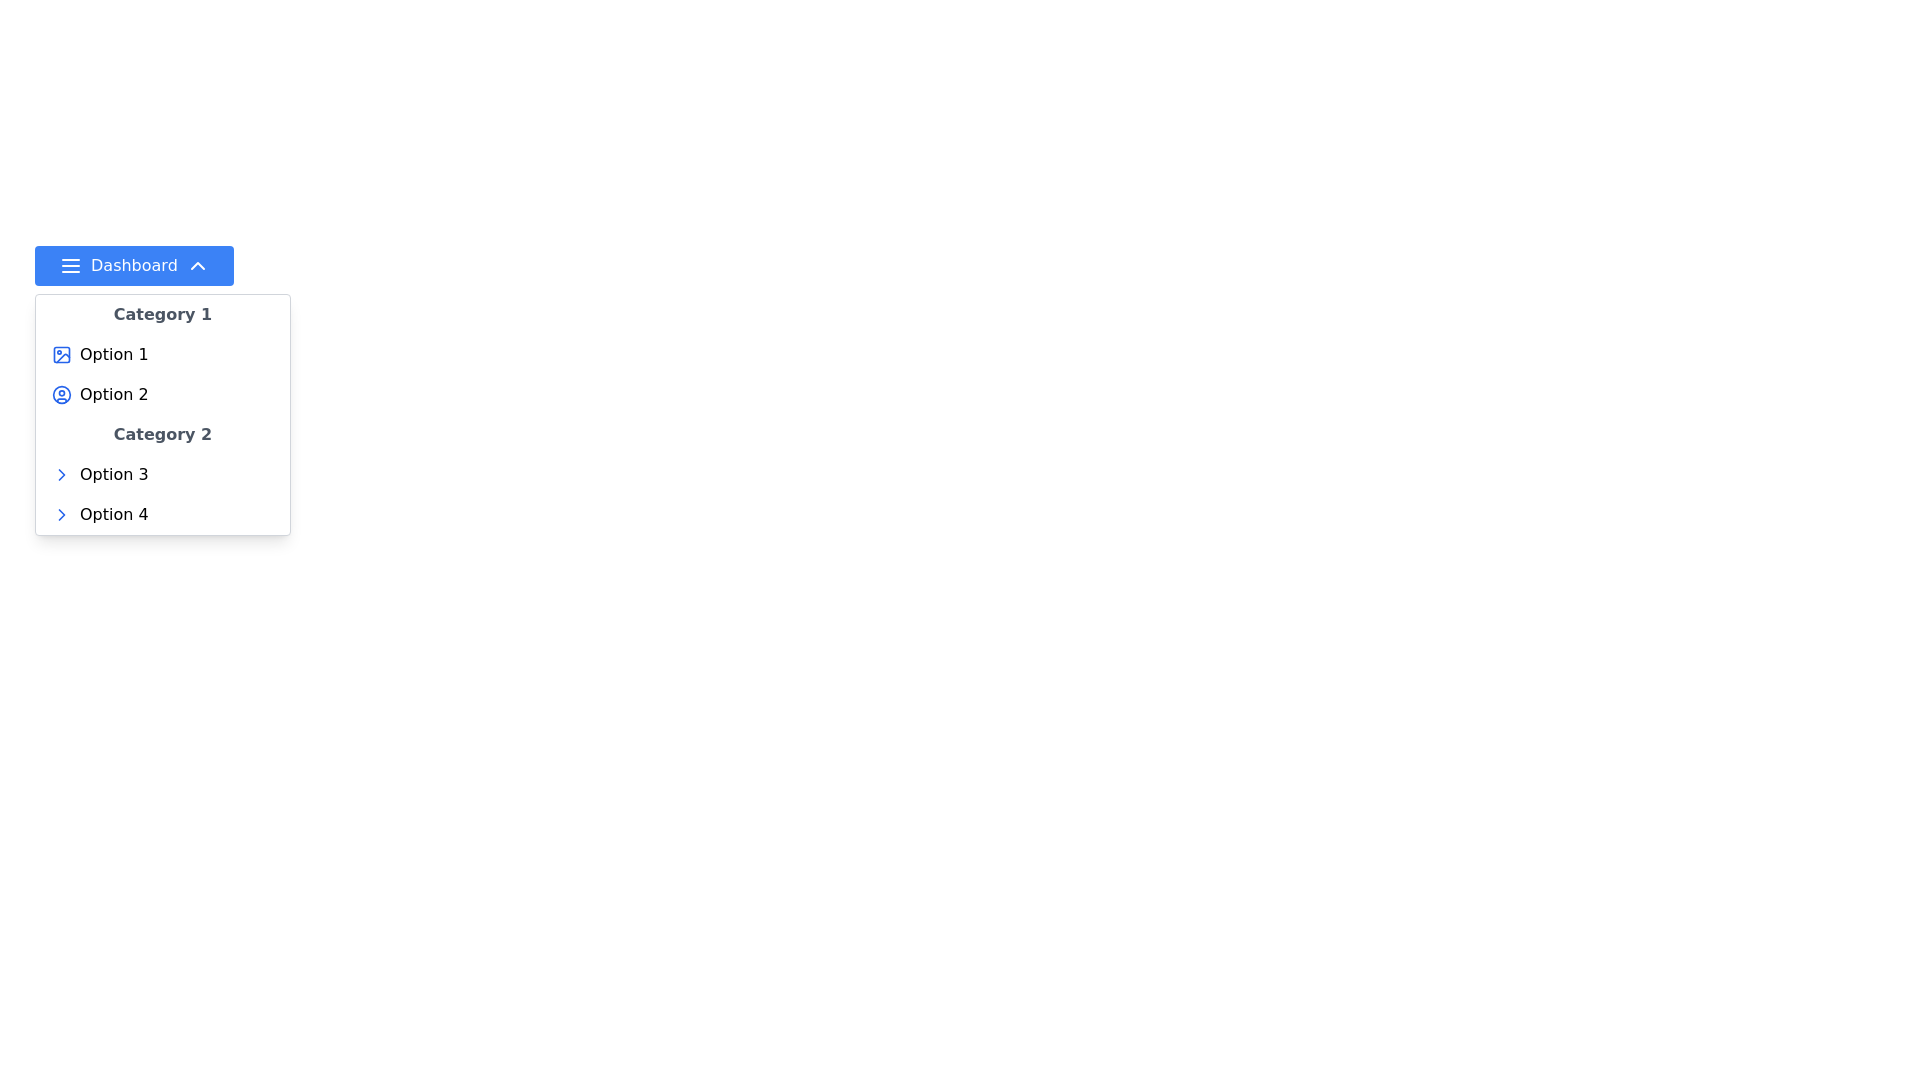  Describe the element at coordinates (62, 353) in the screenshot. I see `the small rectangular figure with rounded corners located within the graphical icon next to 'Option 2' under 'Category 1' in the dropdown menu` at that location.